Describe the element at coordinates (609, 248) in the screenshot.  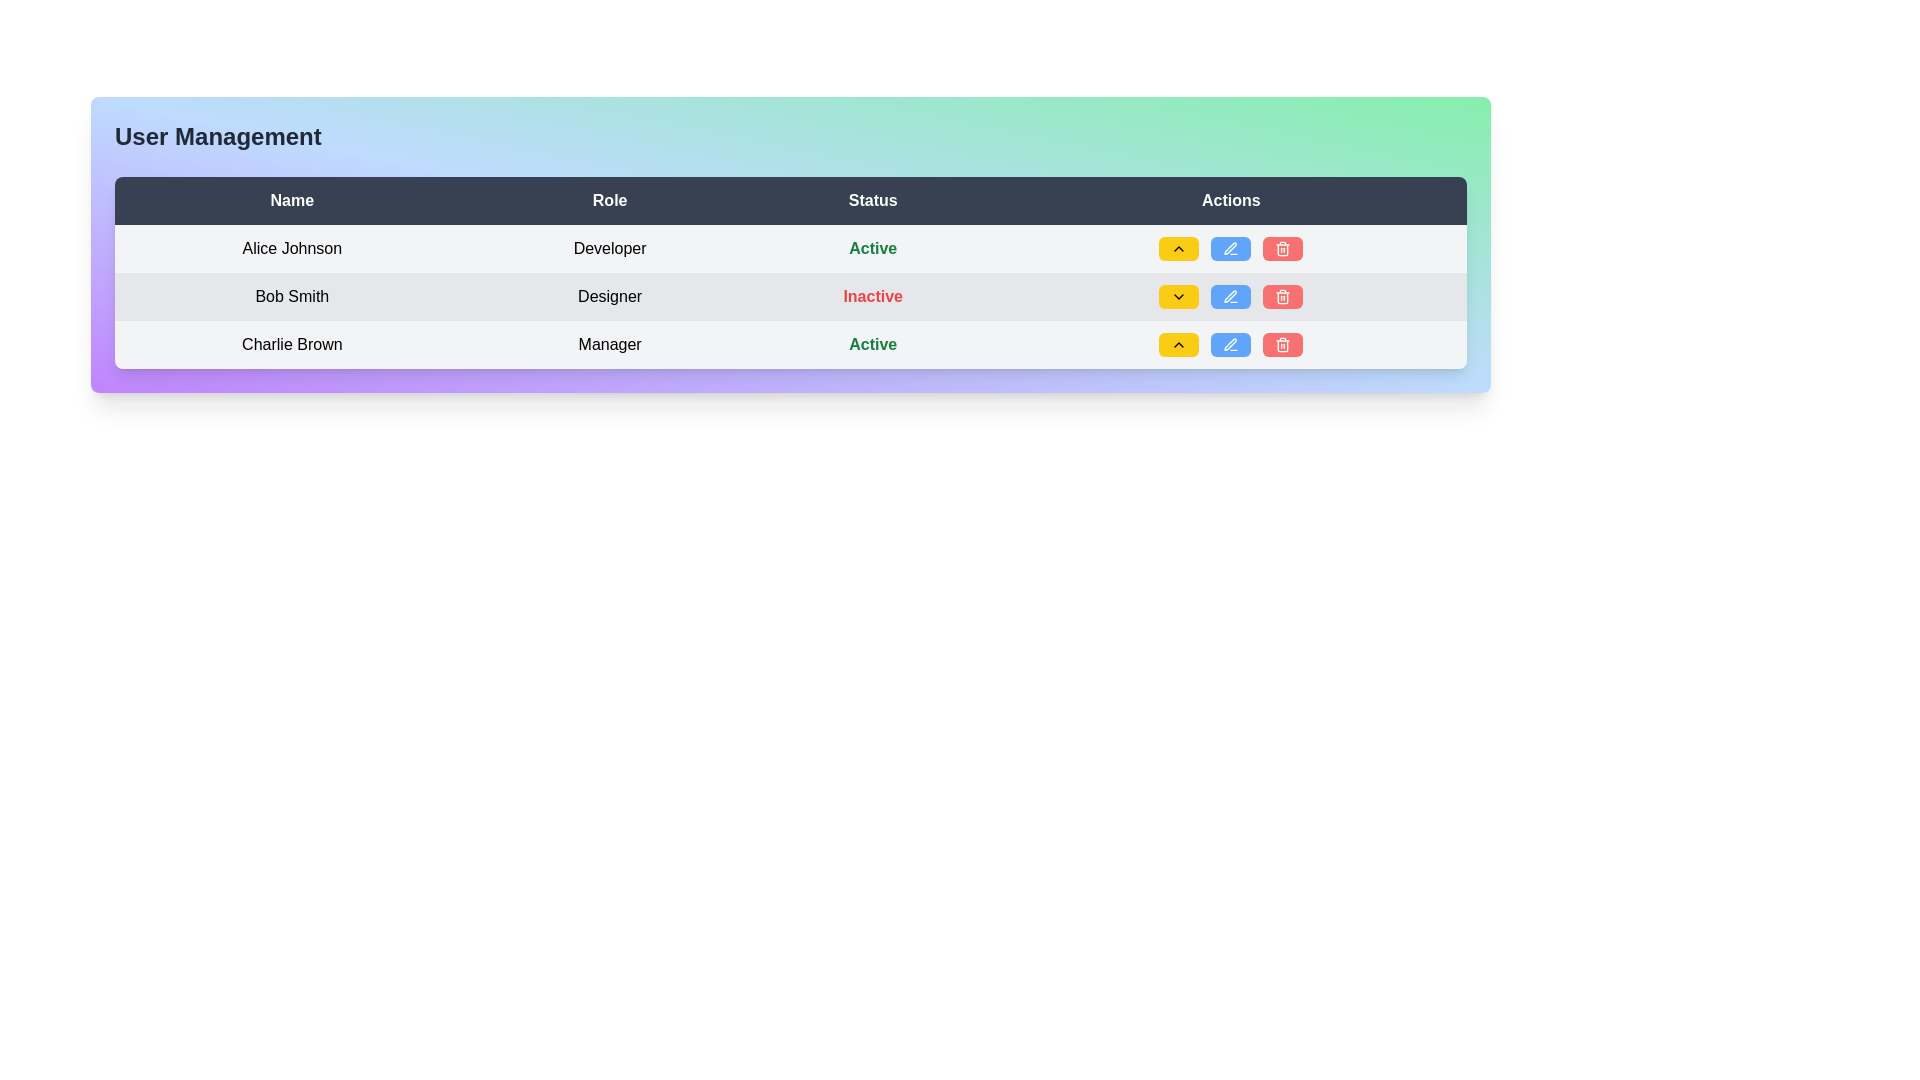
I see `the text label displaying the role assigned to Alice Johnson, located in the second column of the first data row under the 'Role' column` at that location.